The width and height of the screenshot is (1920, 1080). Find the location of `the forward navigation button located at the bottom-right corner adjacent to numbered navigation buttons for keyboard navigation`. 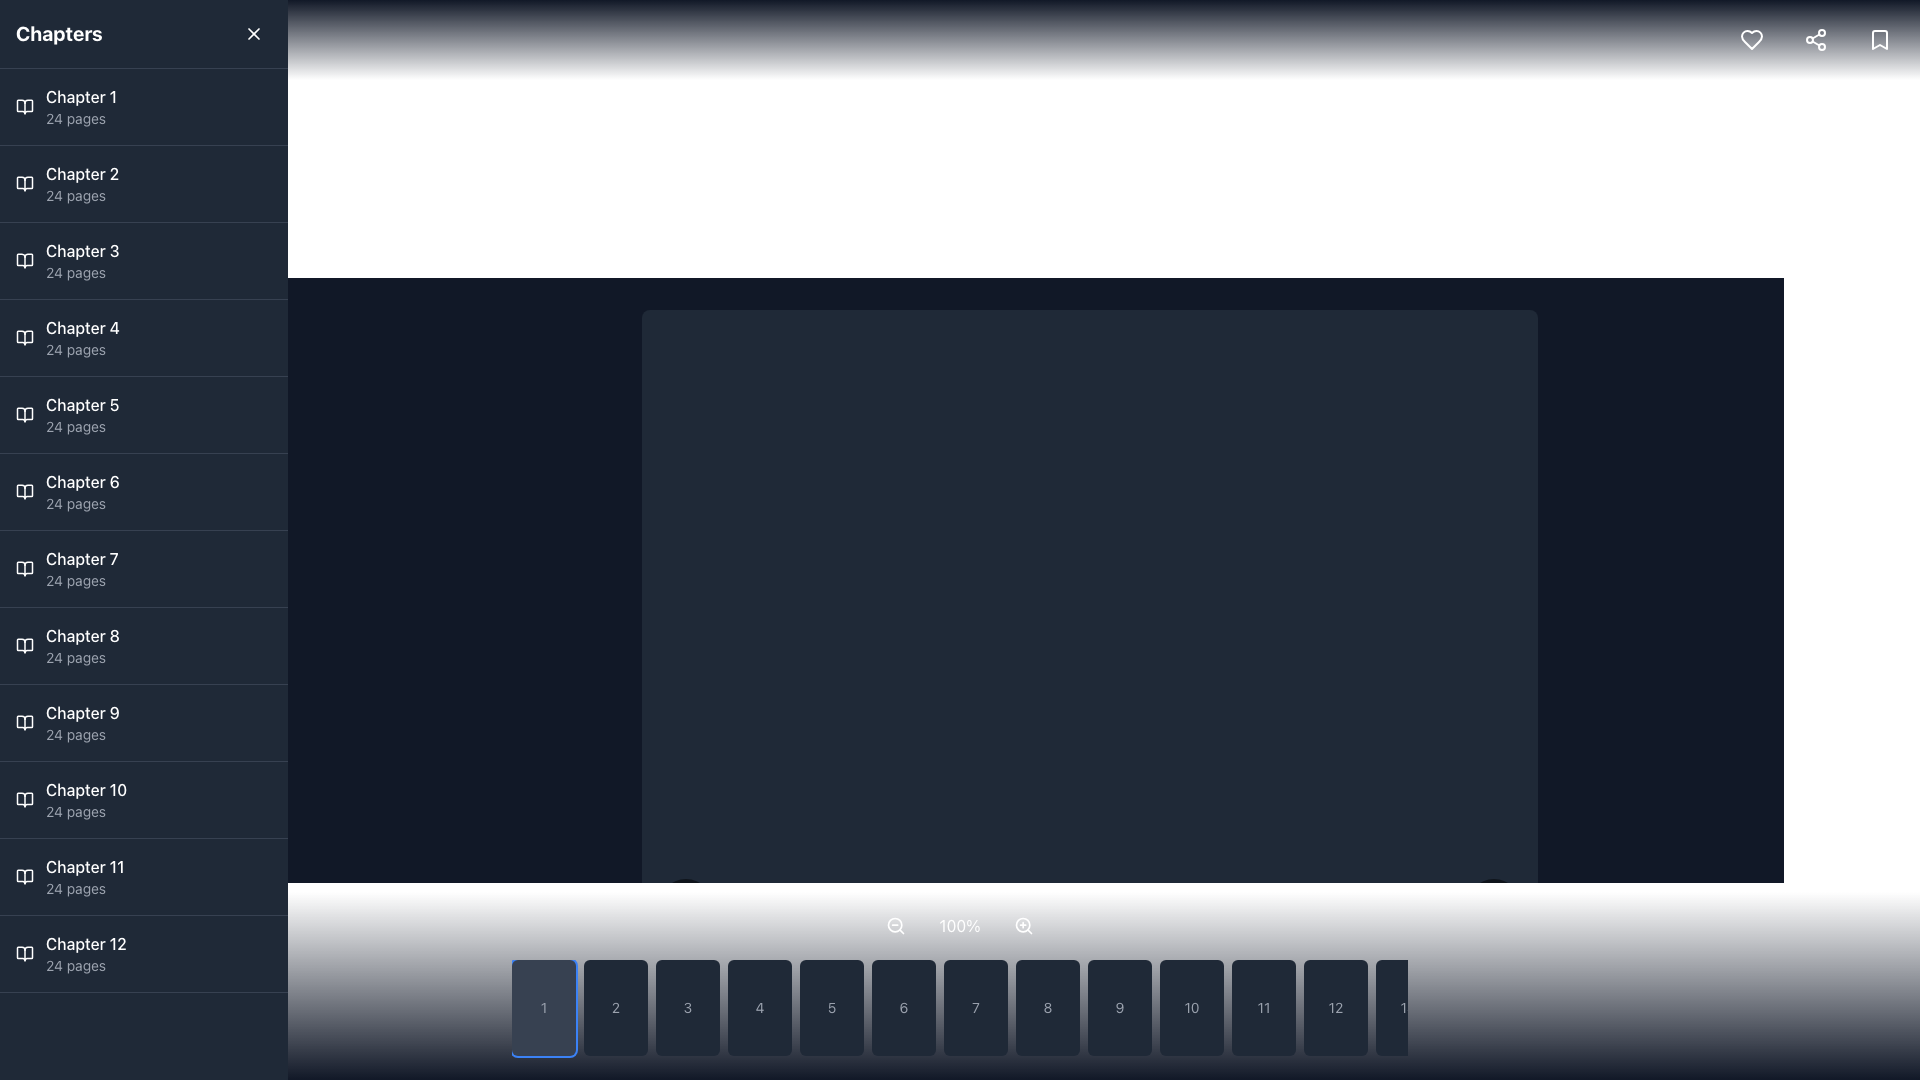

the forward navigation button located at the bottom-right corner adjacent to numbered navigation buttons for keyboard navigation is located at coordinates (1493, 907).